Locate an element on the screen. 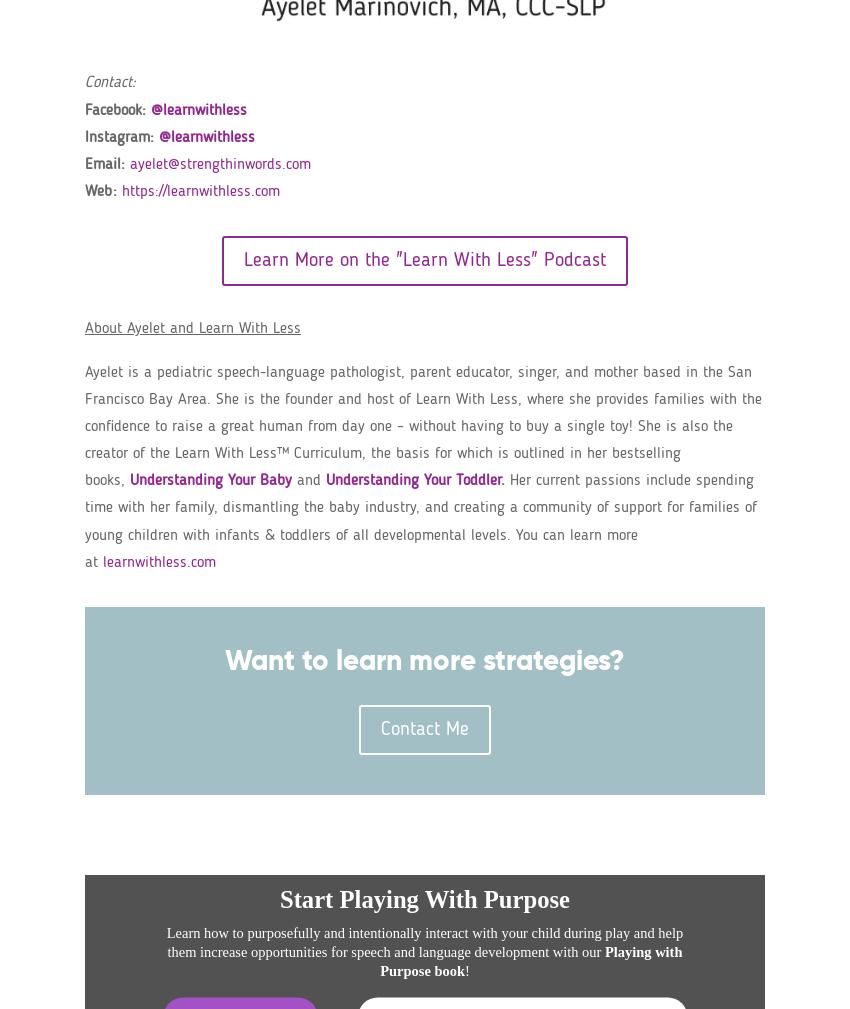 The image size is (850, 1009). 'Her current passions include spending time with her family, dismantling the baby industry, and creating a community of support for families of young children with infants & toddlers of all developmental levels. You can learn more at' is located at coordinates (85, 521).